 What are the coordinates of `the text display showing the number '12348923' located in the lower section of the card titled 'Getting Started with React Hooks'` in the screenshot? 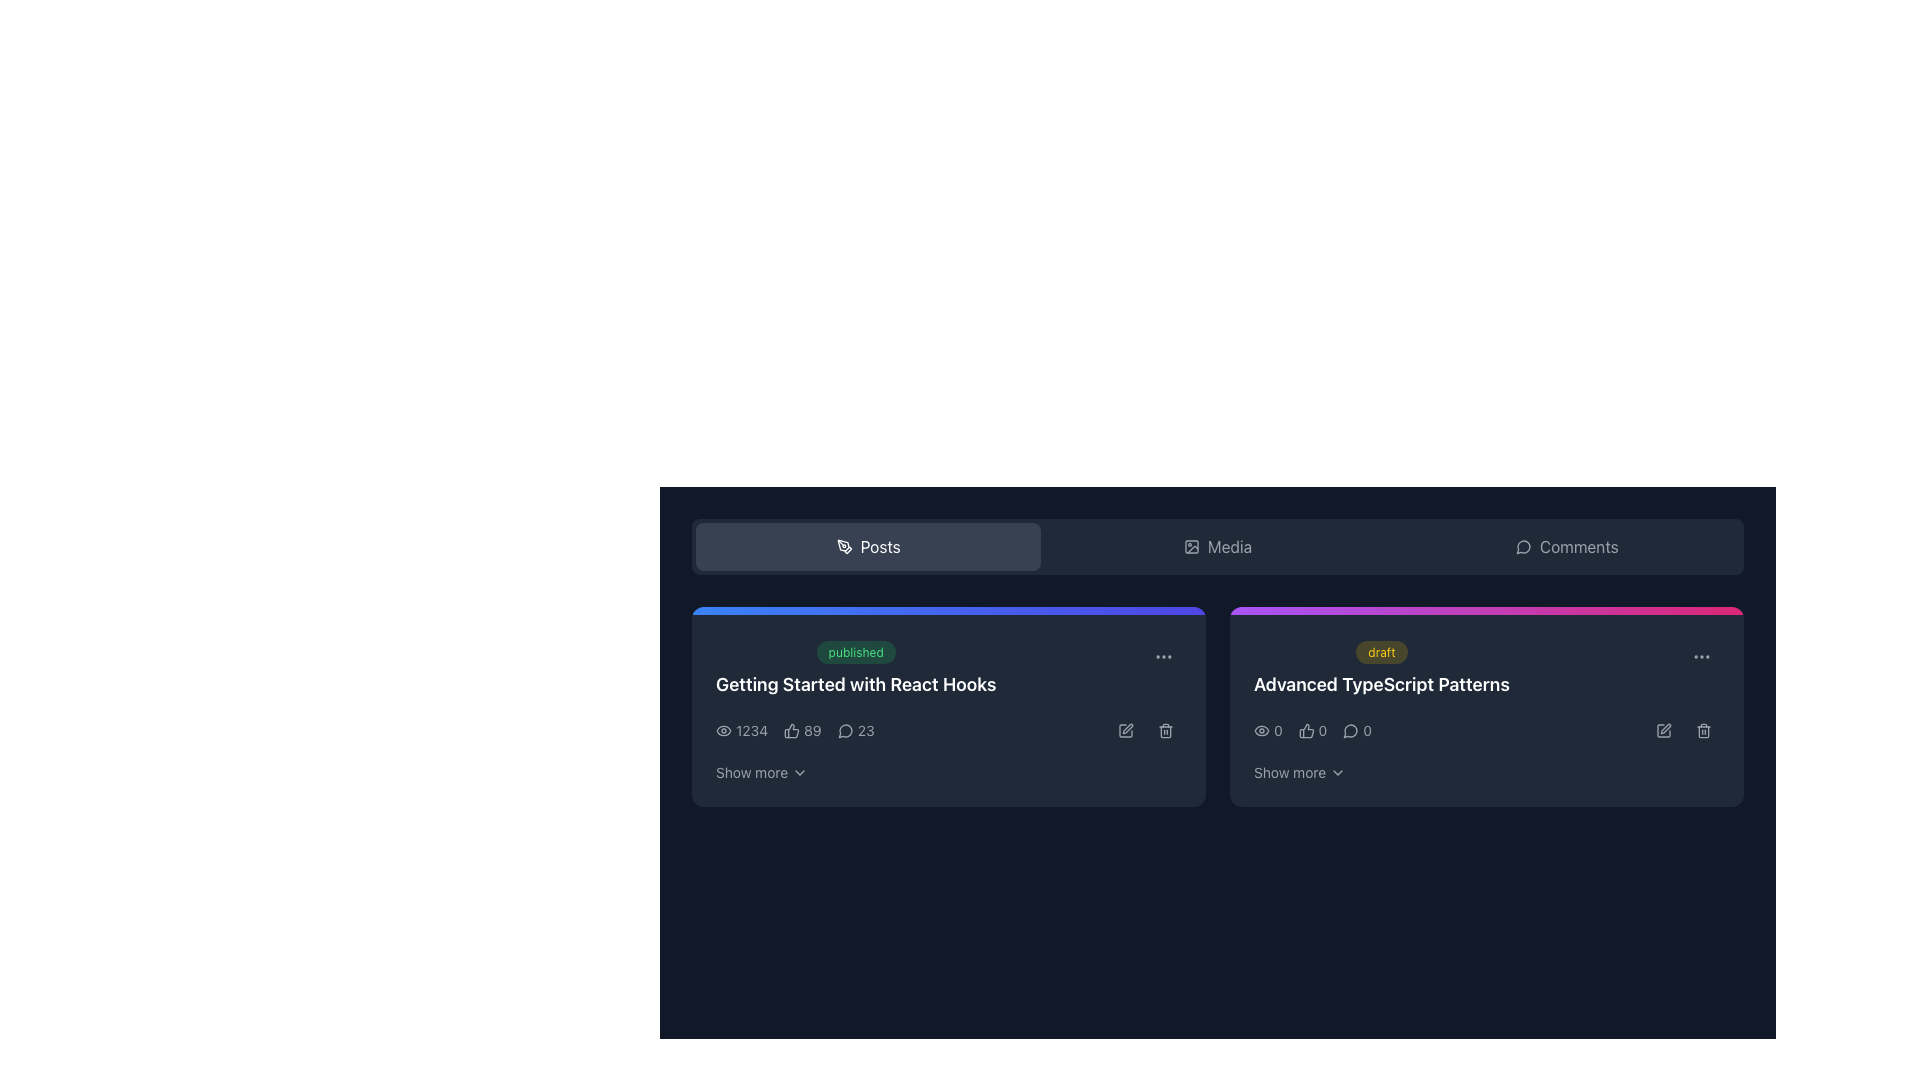 It's located at (948, 731).